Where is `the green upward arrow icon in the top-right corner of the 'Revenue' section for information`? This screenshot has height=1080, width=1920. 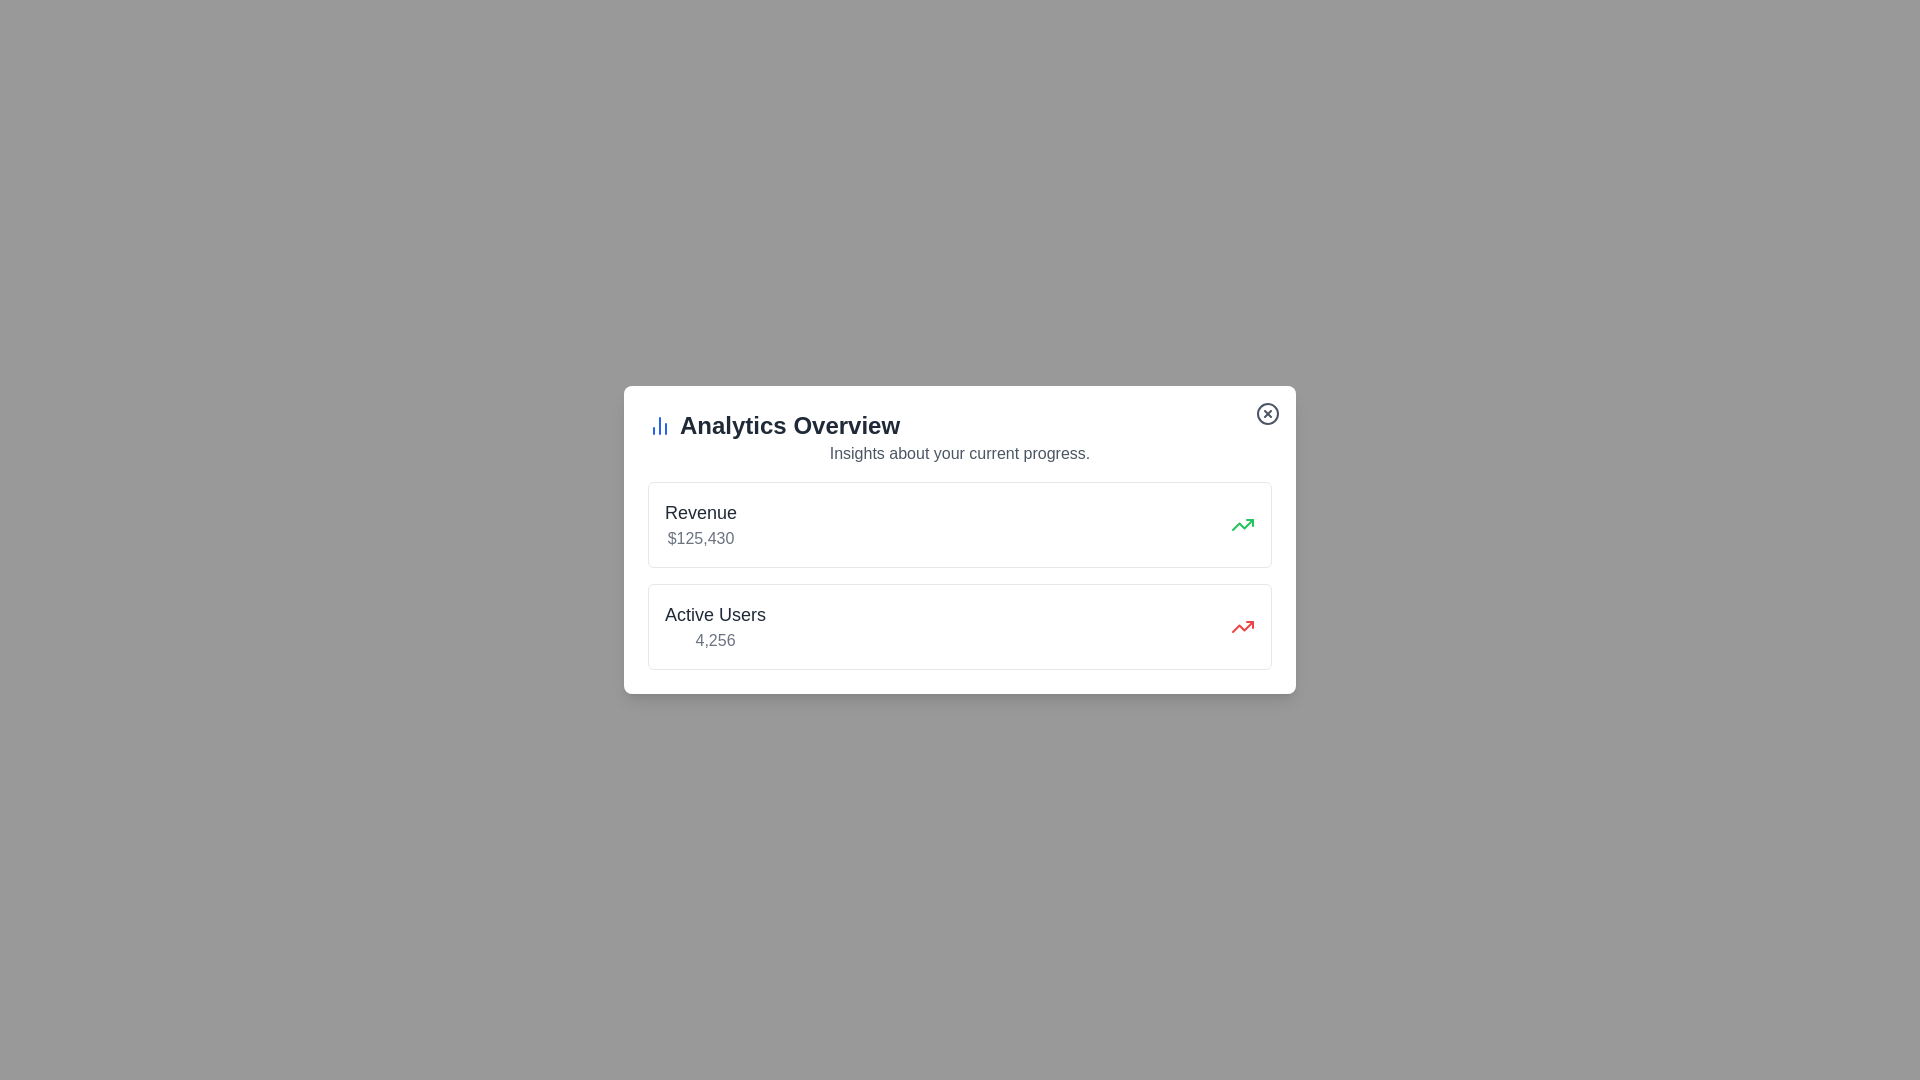
the green upward arrow icon in the top-right corner of the 'Revenue' section for information is located at coordinates (1242, 523).